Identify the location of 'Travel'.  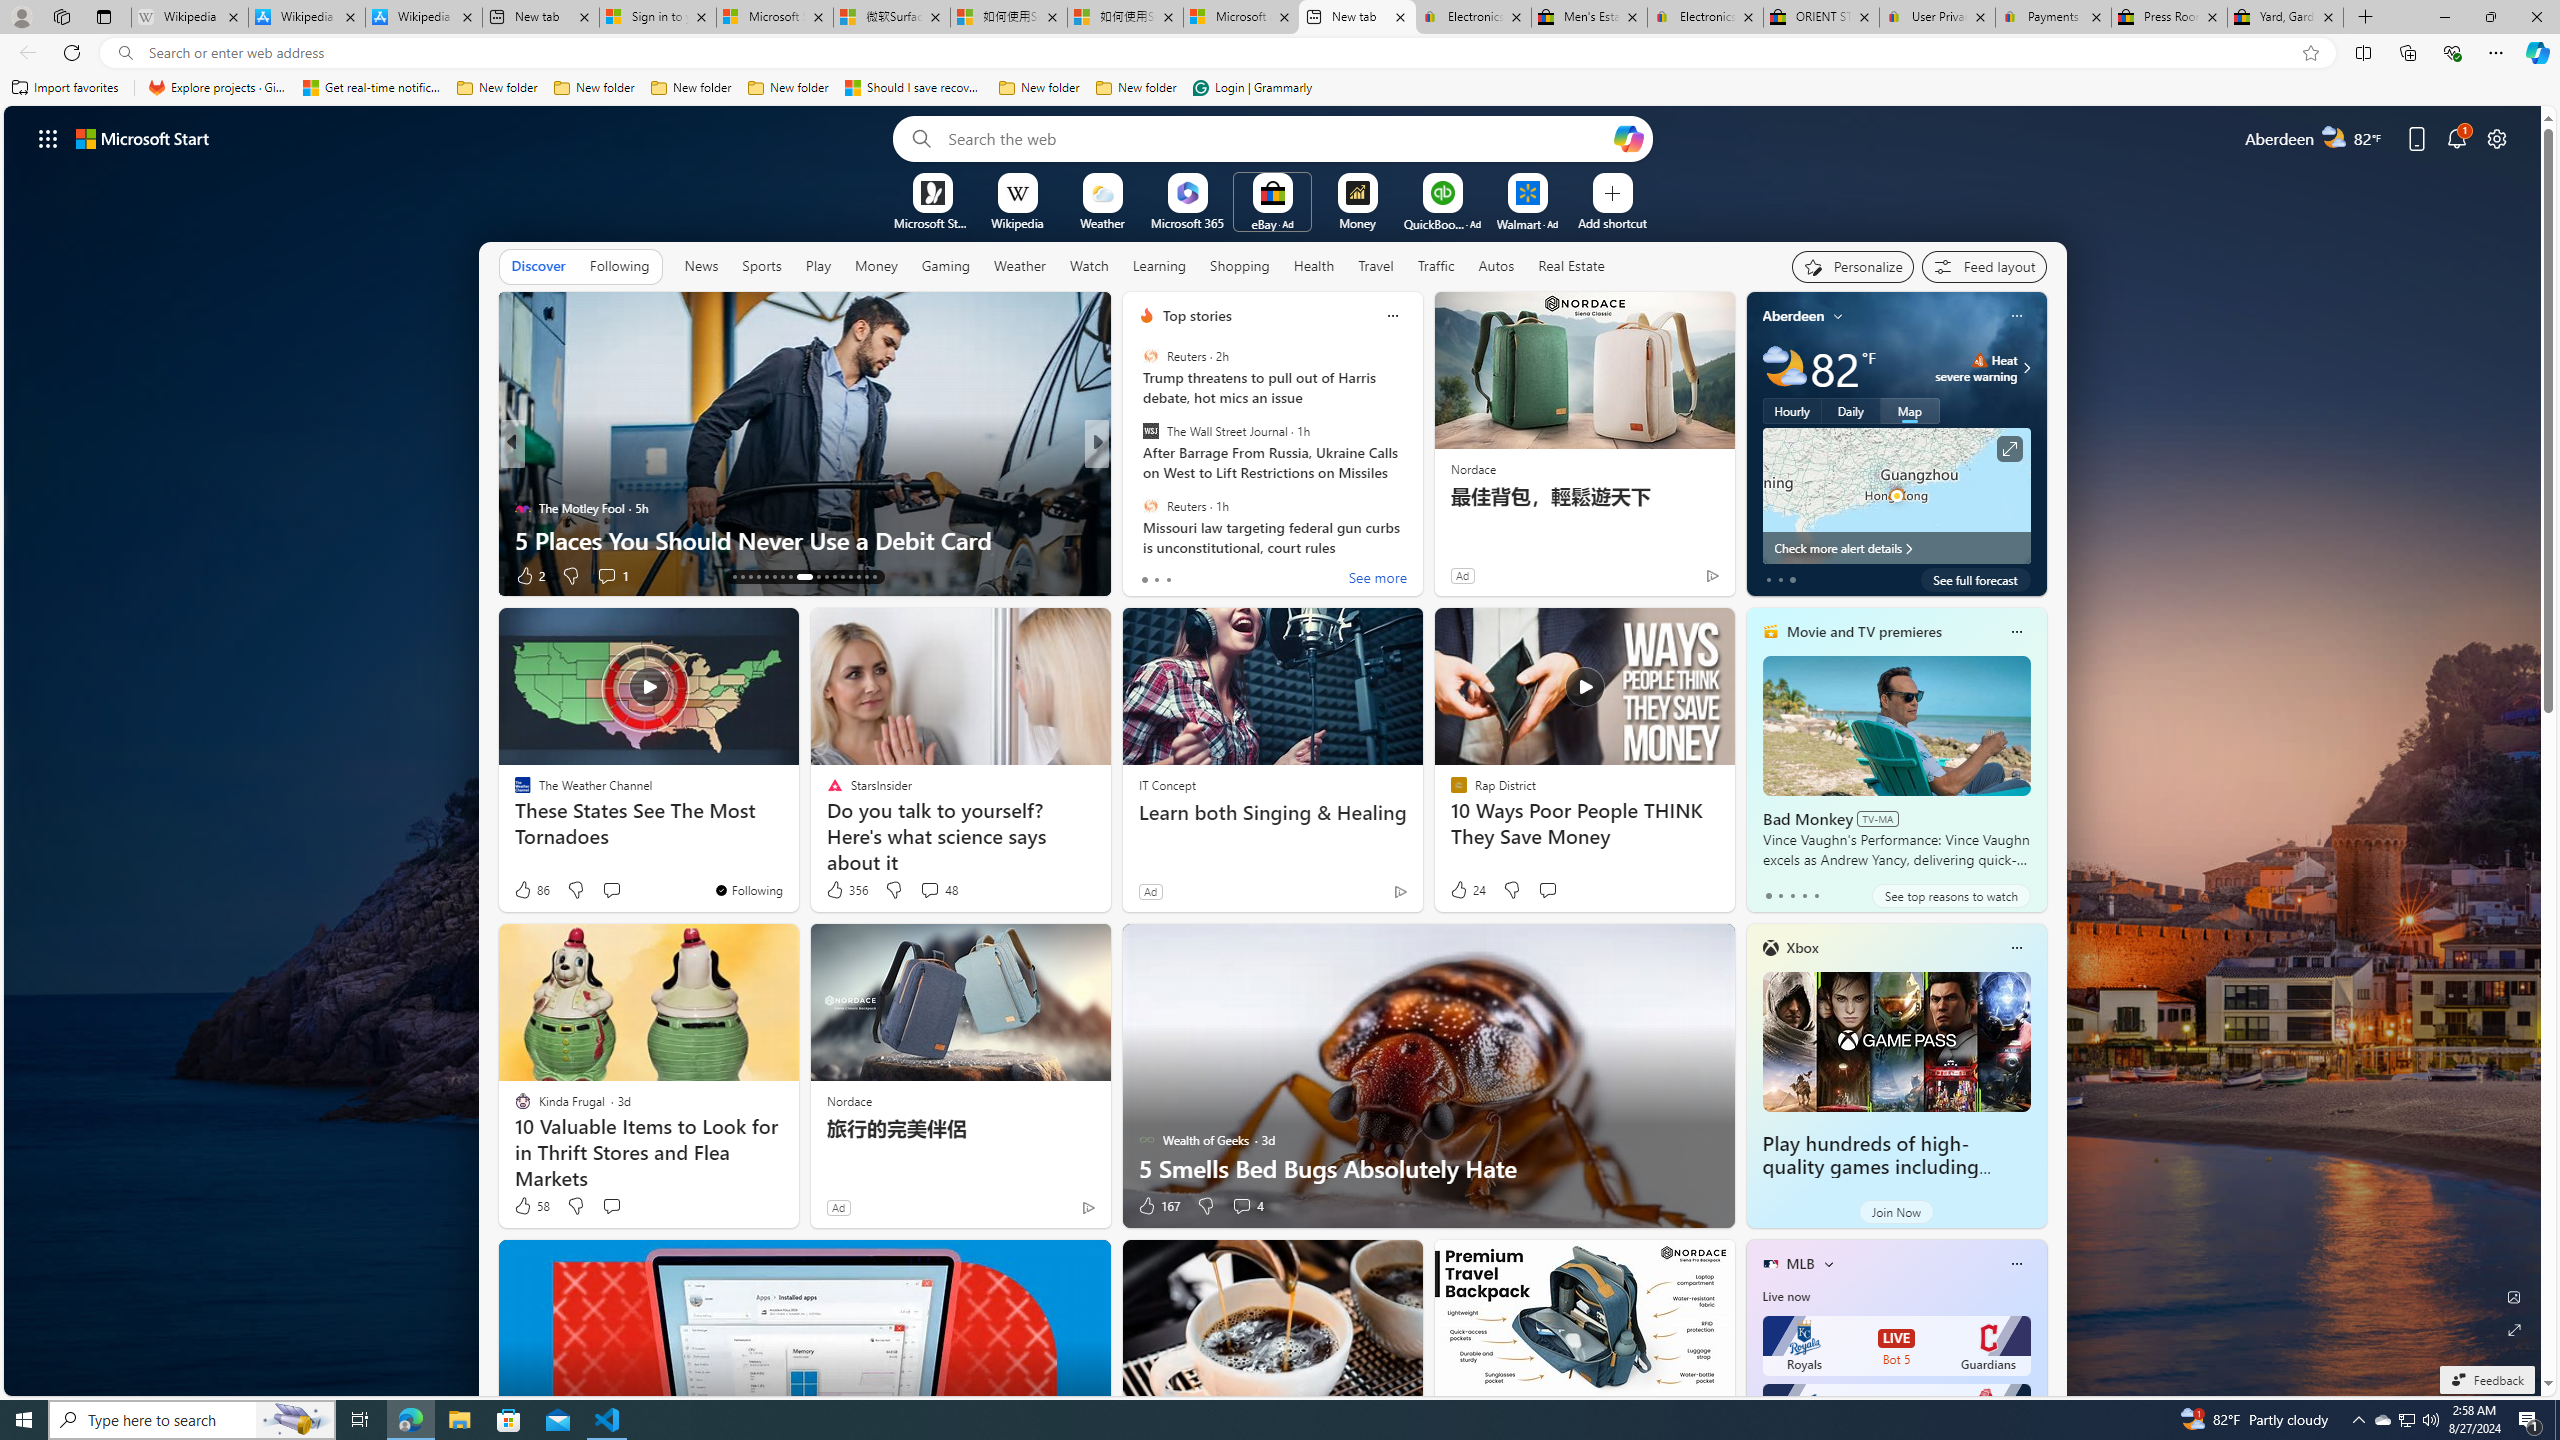
(1375, 265).